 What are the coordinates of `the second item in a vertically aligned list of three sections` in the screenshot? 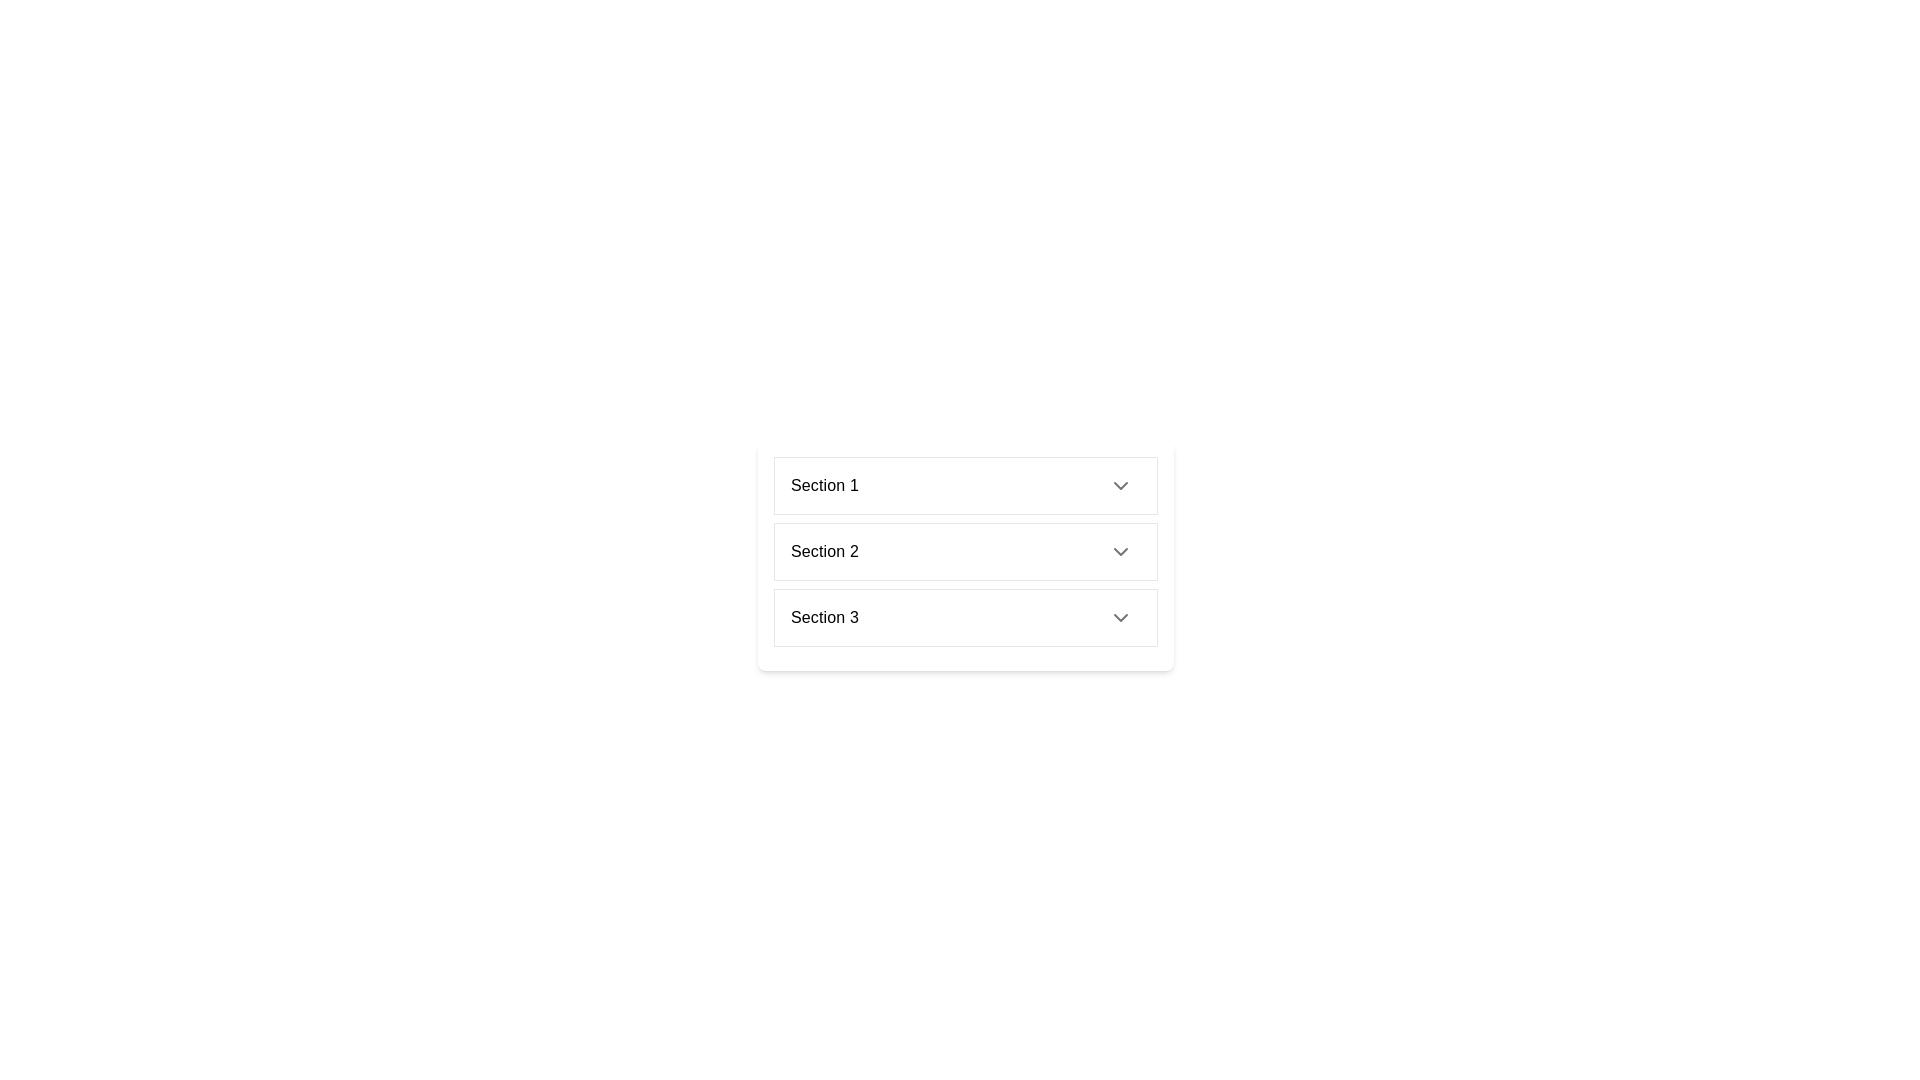 It's located at (965, 547).